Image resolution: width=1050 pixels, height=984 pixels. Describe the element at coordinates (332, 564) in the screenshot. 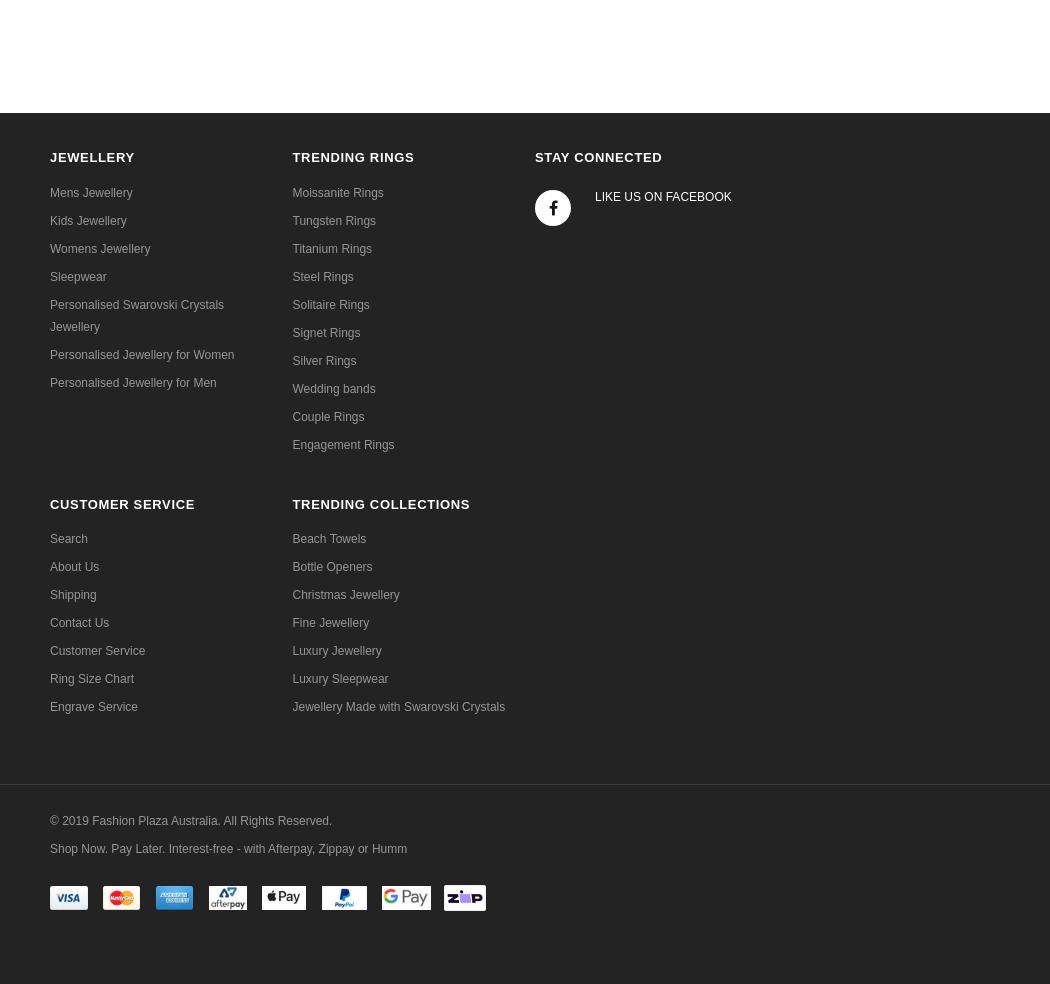

I see `'Bottle Openers'` at that location.